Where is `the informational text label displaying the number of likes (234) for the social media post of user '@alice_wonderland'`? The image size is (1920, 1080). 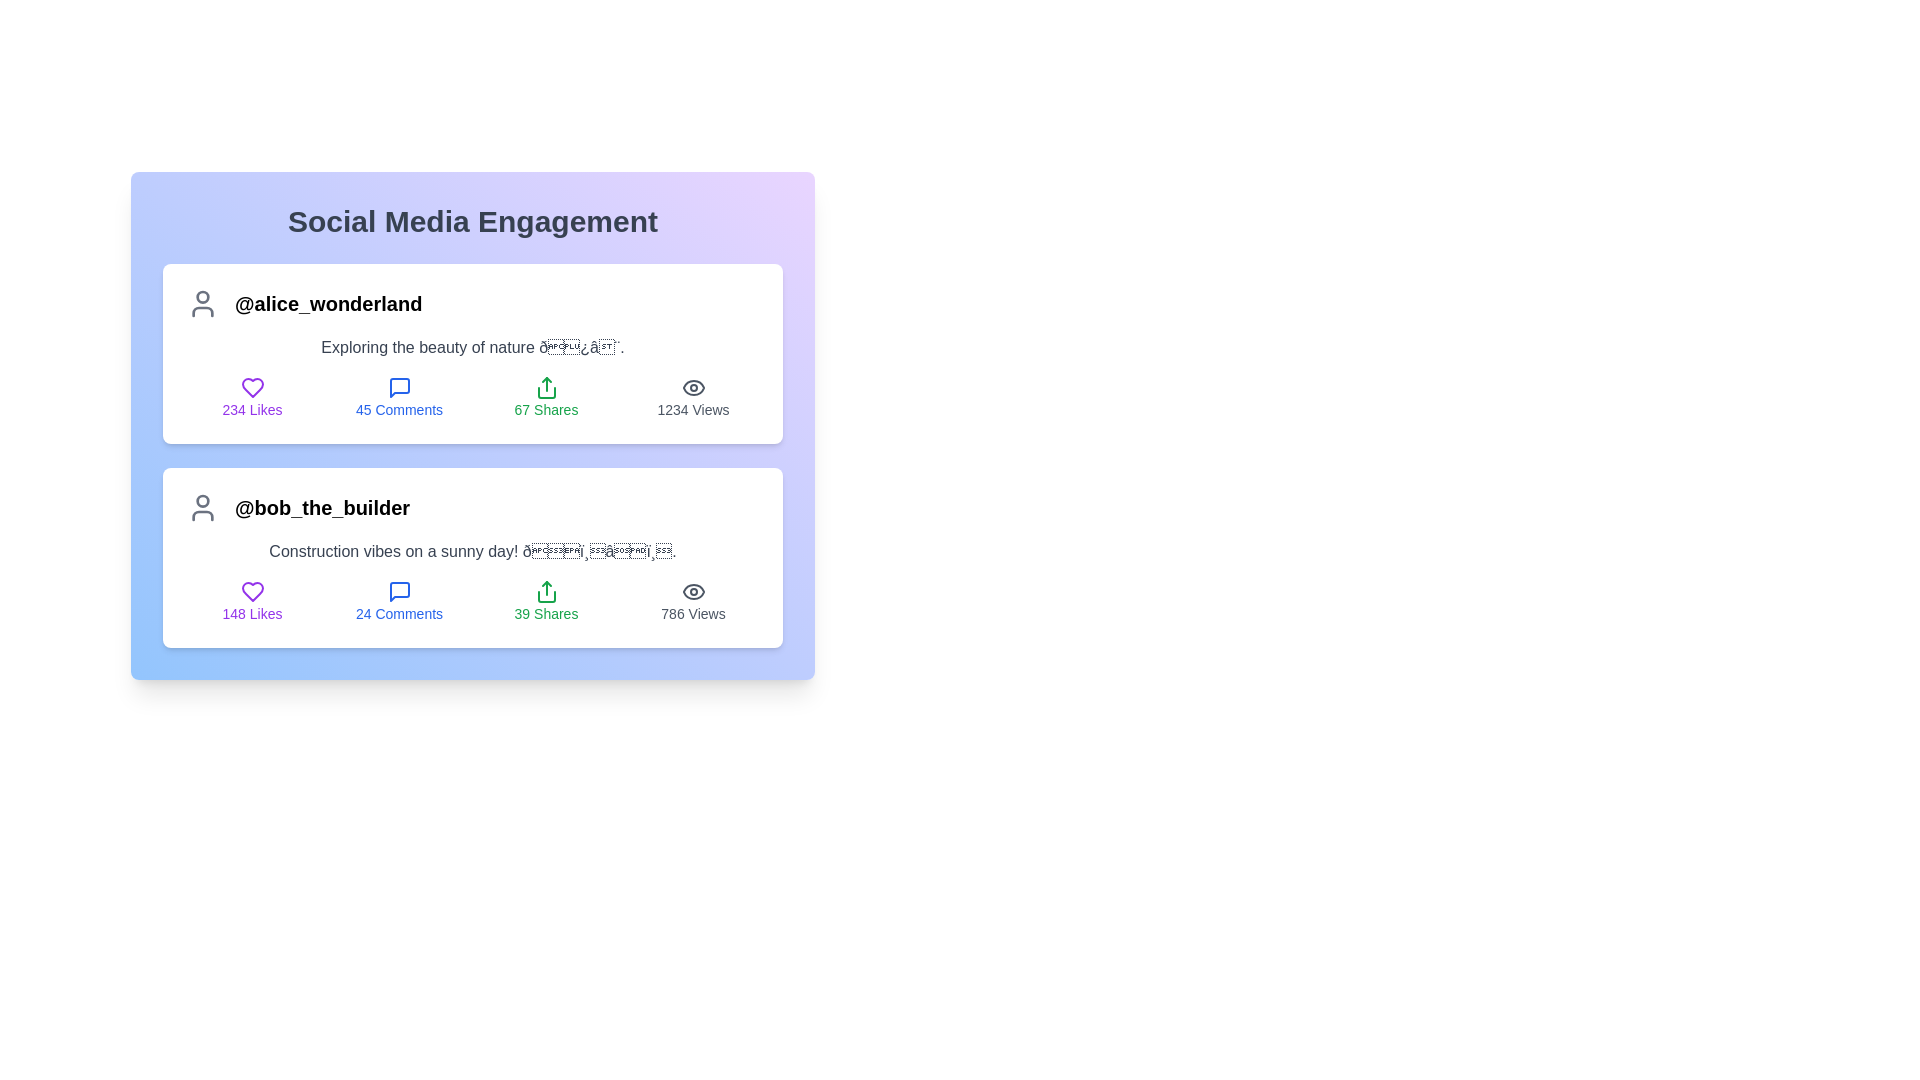
the informational text label displaying the number of likes (234) for the social media post of user '@alice_wonderland' is located at coordinates (251, 408).